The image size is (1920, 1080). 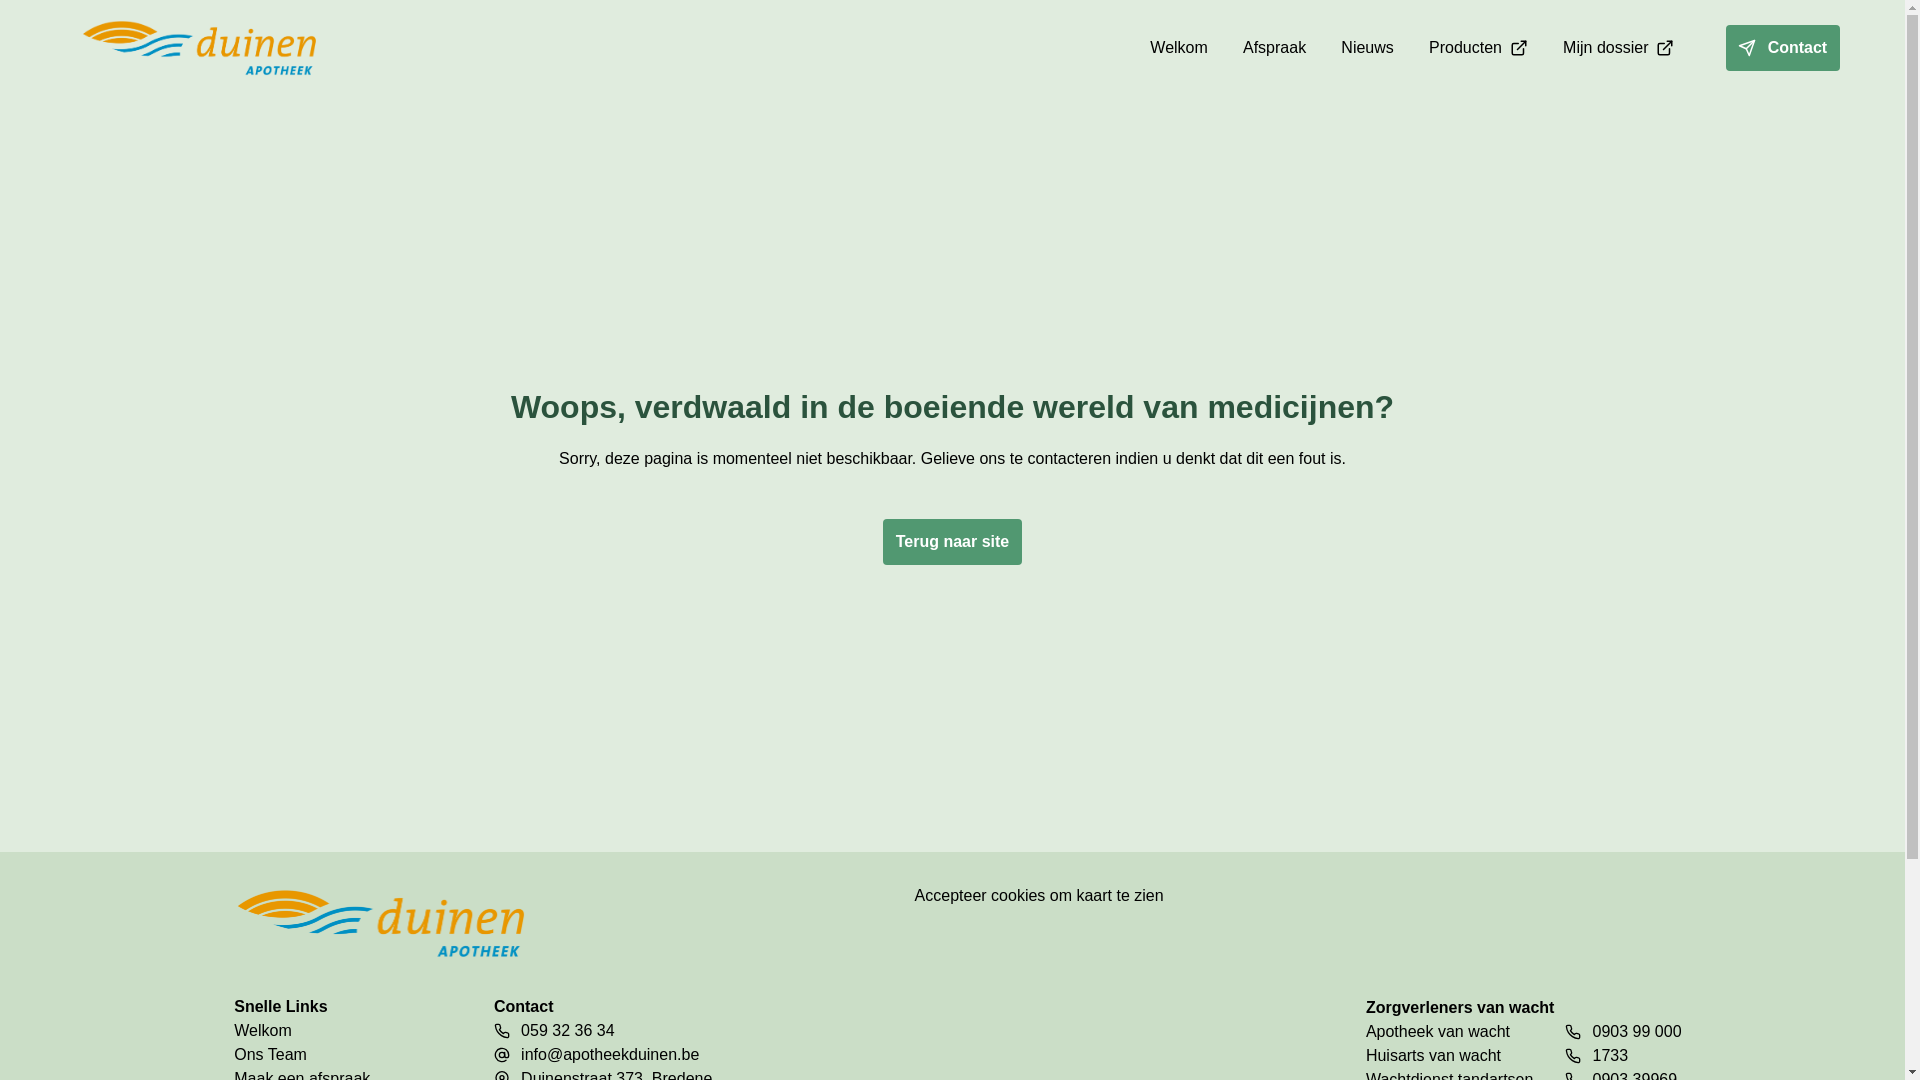 What do you see at coordinates (331, 1030) in the screenshot?
I see `'Welkom'` at bounding box center [331, 1030].